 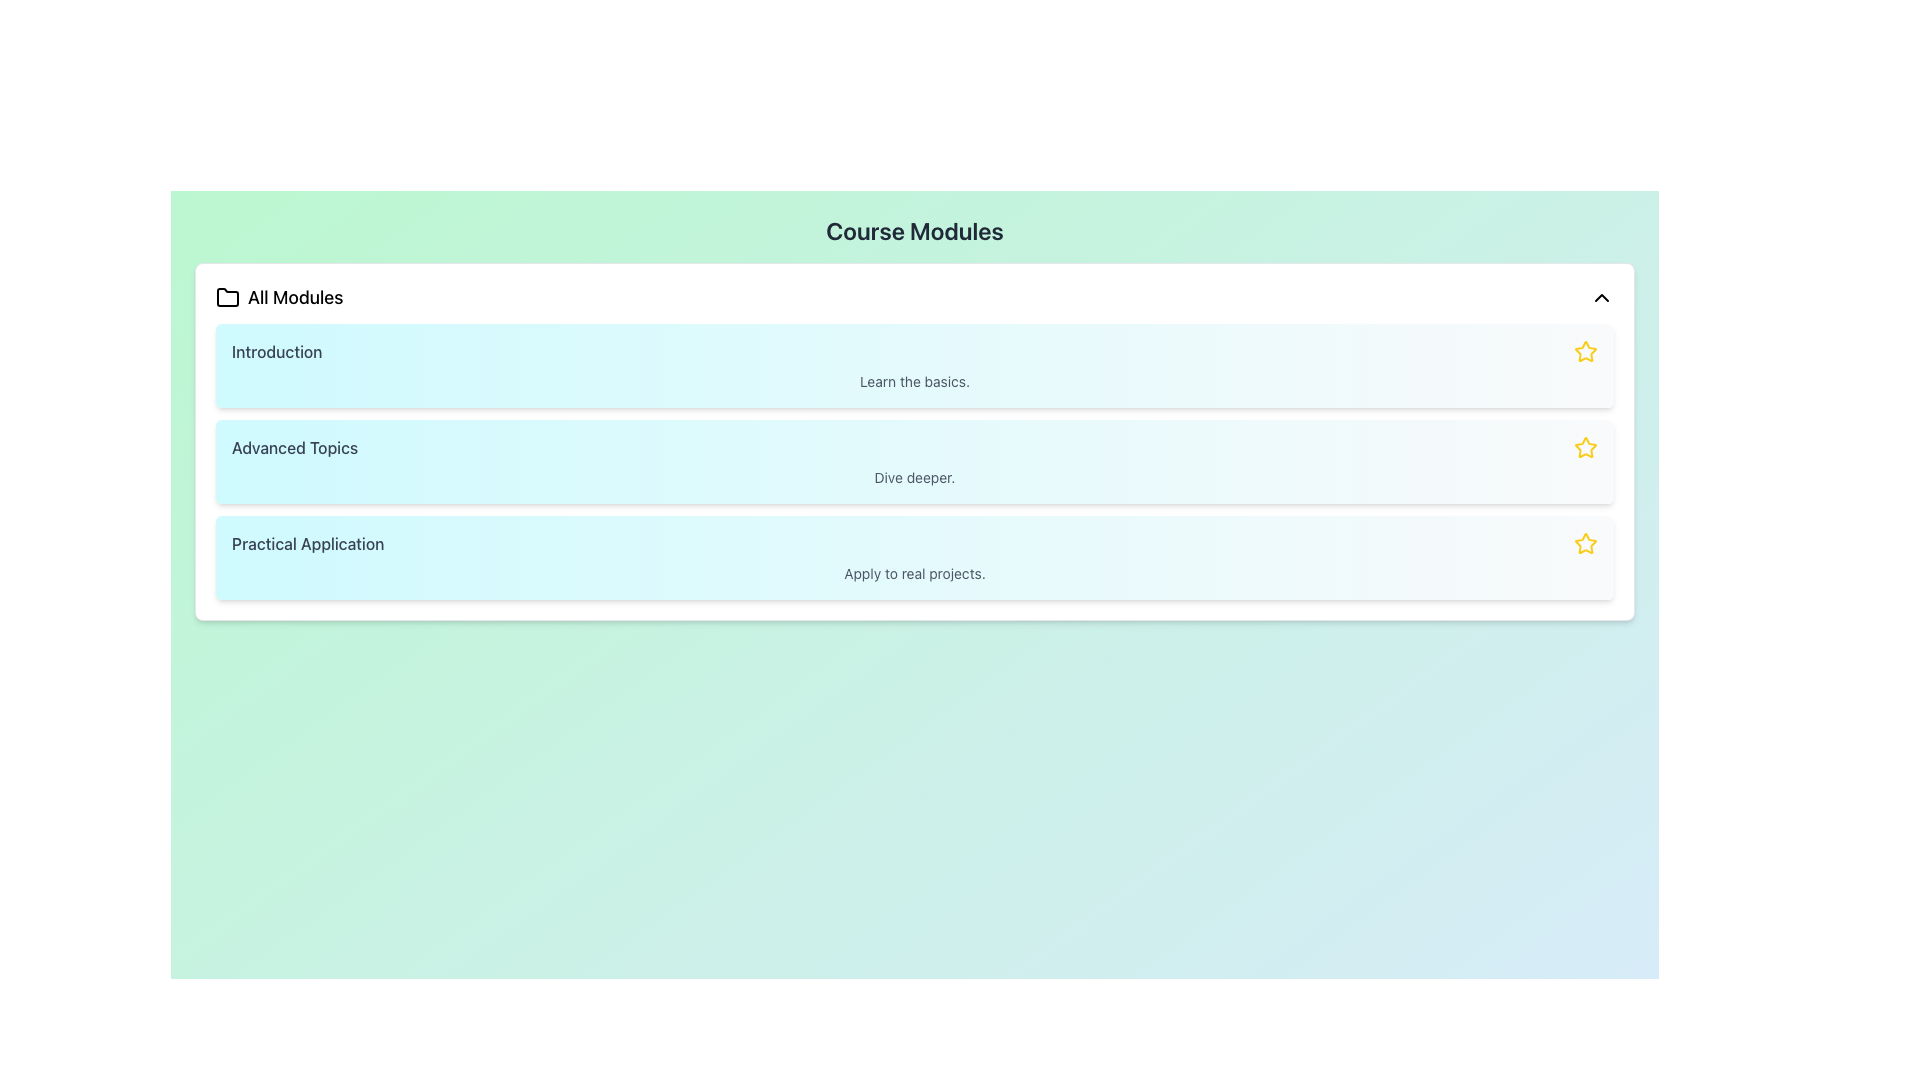 I want to click on the label containing the text 'Practical Application' styled in gray on a light blue background, located in the third row of the module listing section, so click(x=307, y=543).